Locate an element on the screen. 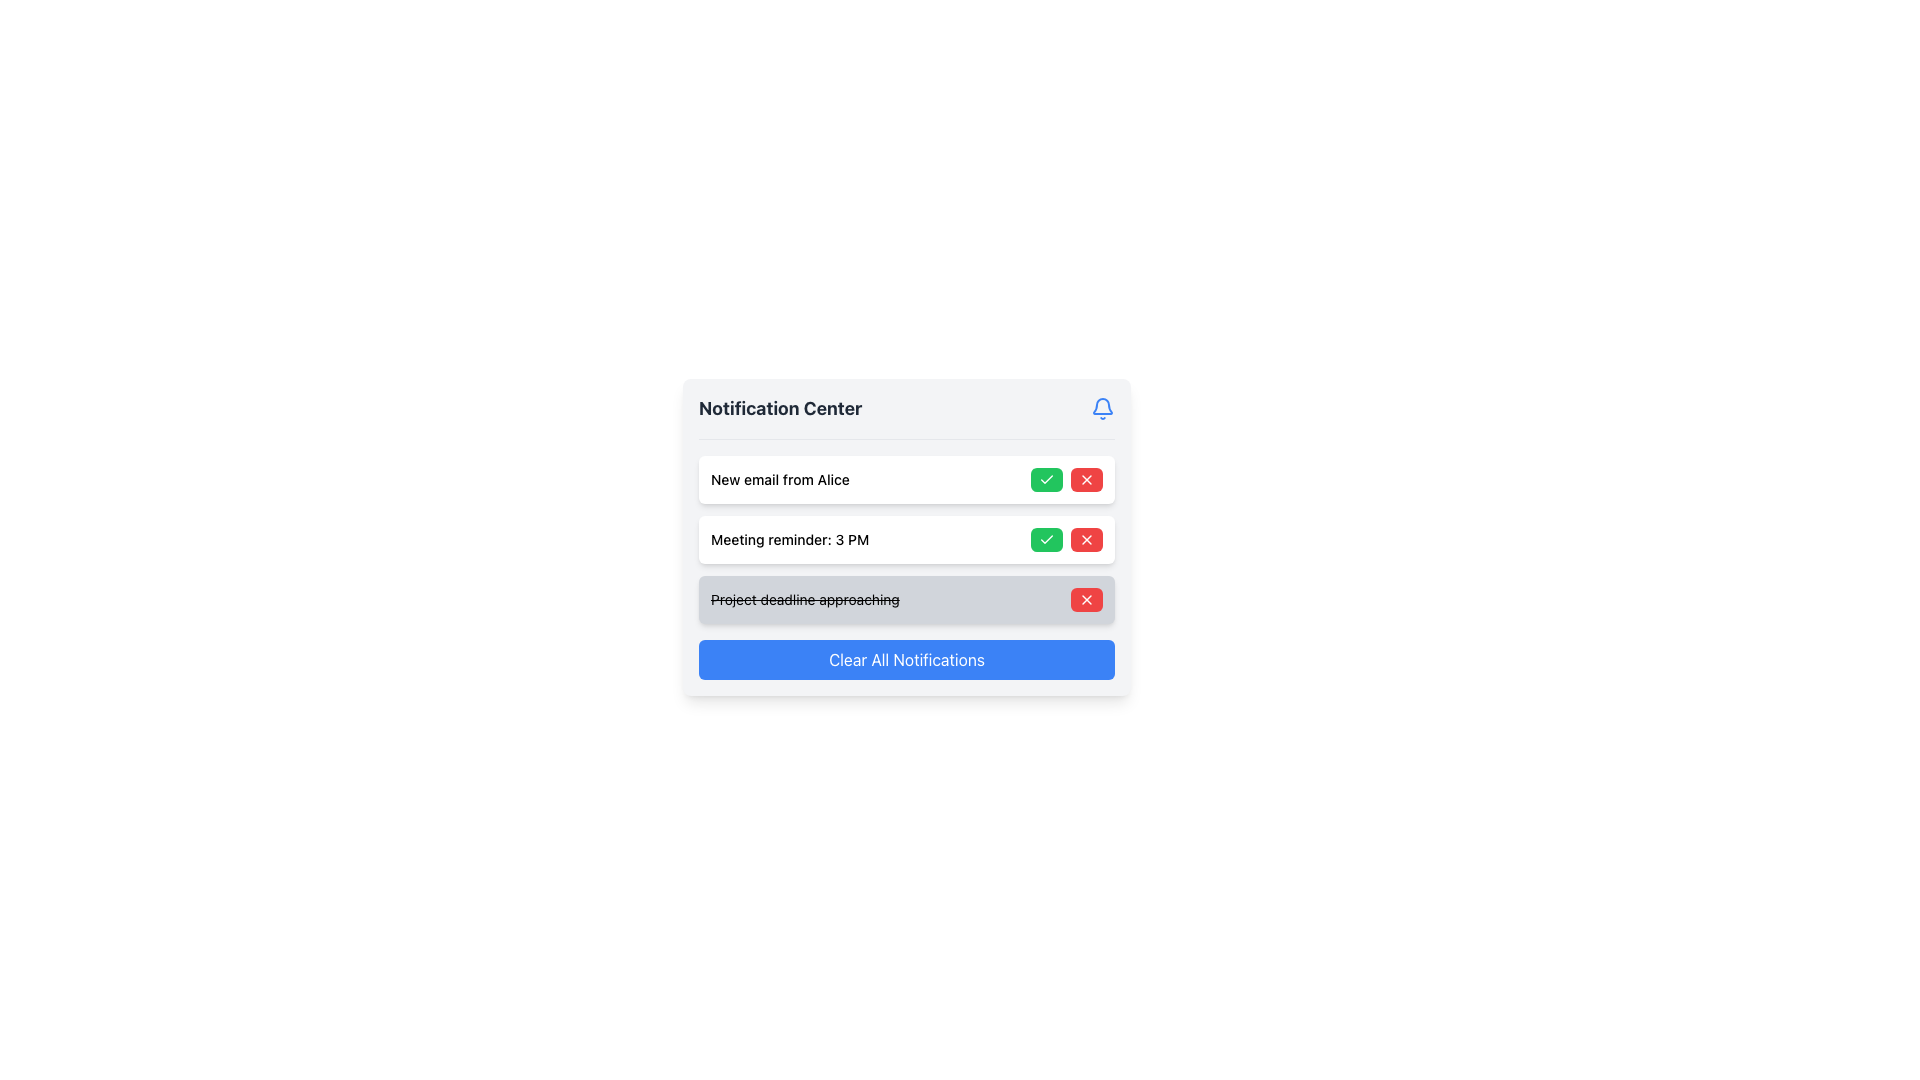  the green button that marks the notification 'Meeting reminder: 3 PM' as completed, located to the left of the red 'delete' icon is located at coordinates (1045, 540).